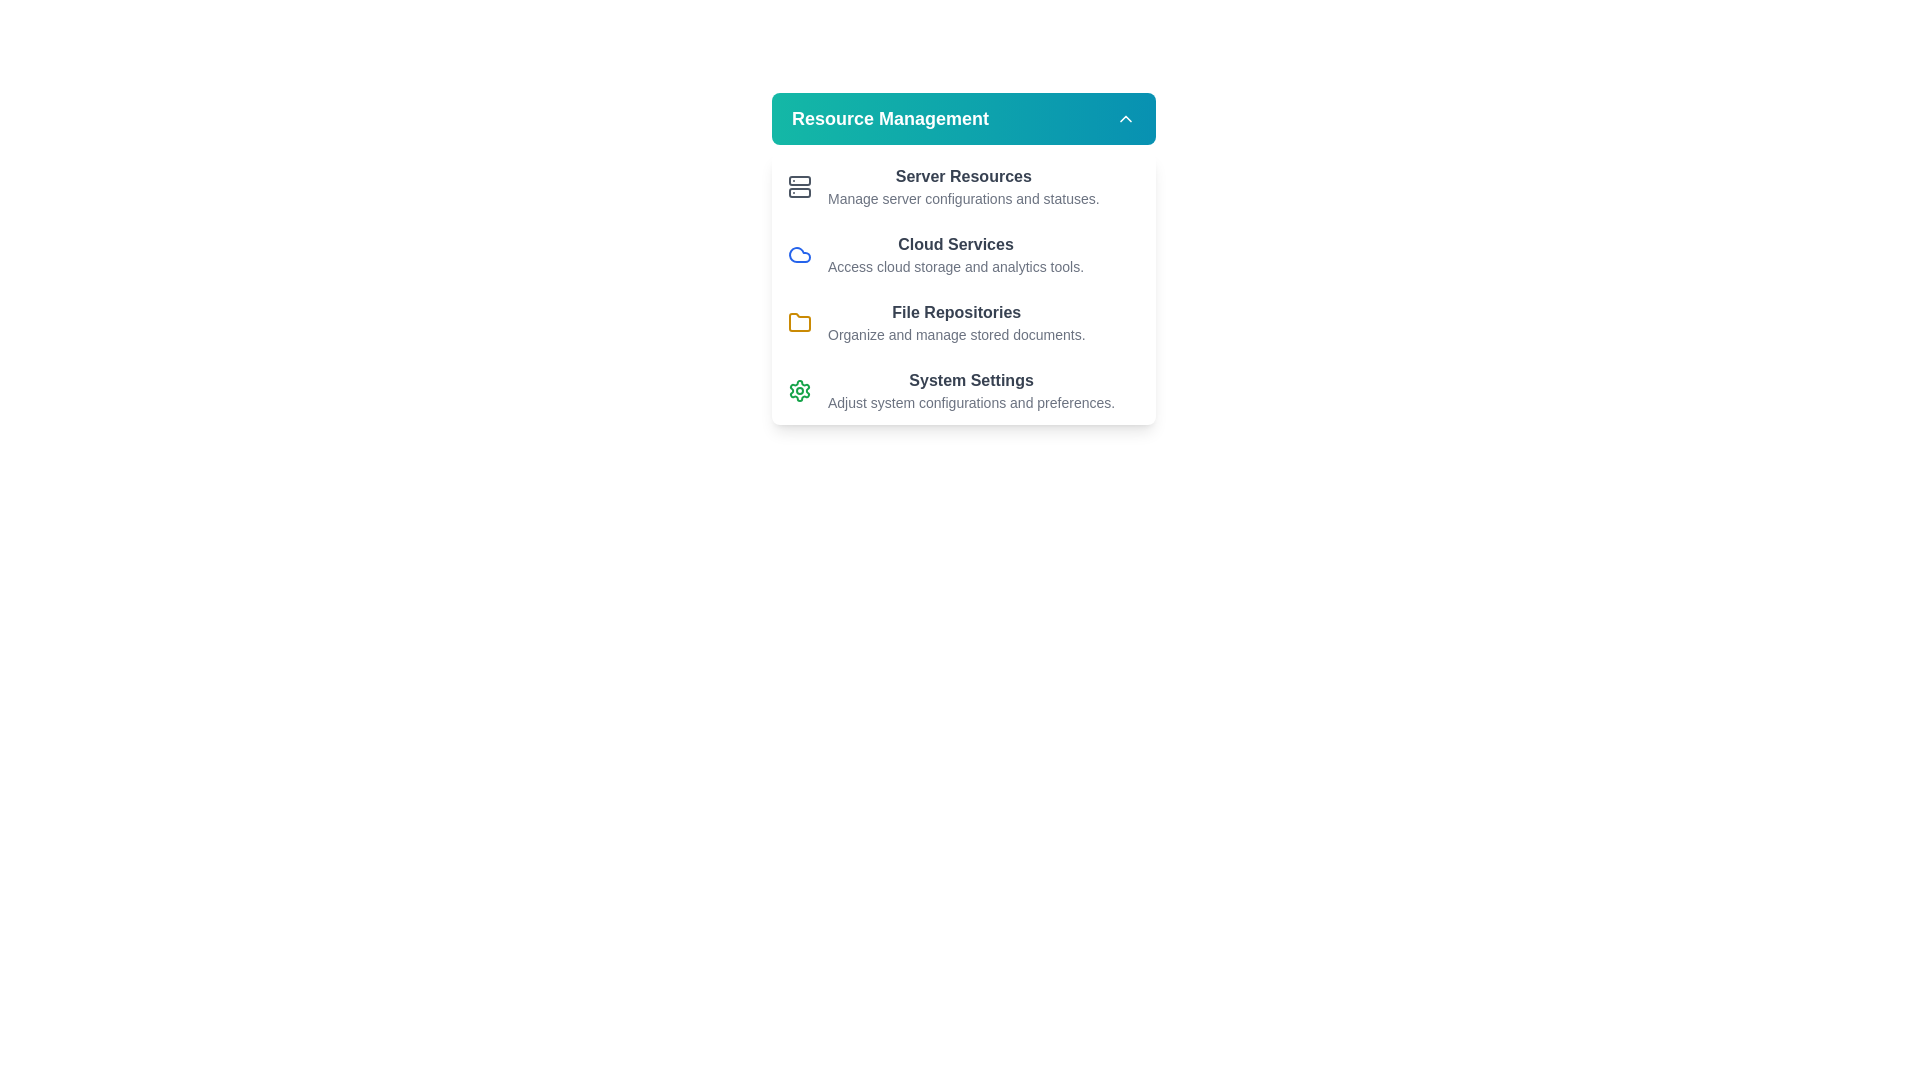  I want to click on the descriptive text 'Manage server configurations and statuses.', so click(963, 199).